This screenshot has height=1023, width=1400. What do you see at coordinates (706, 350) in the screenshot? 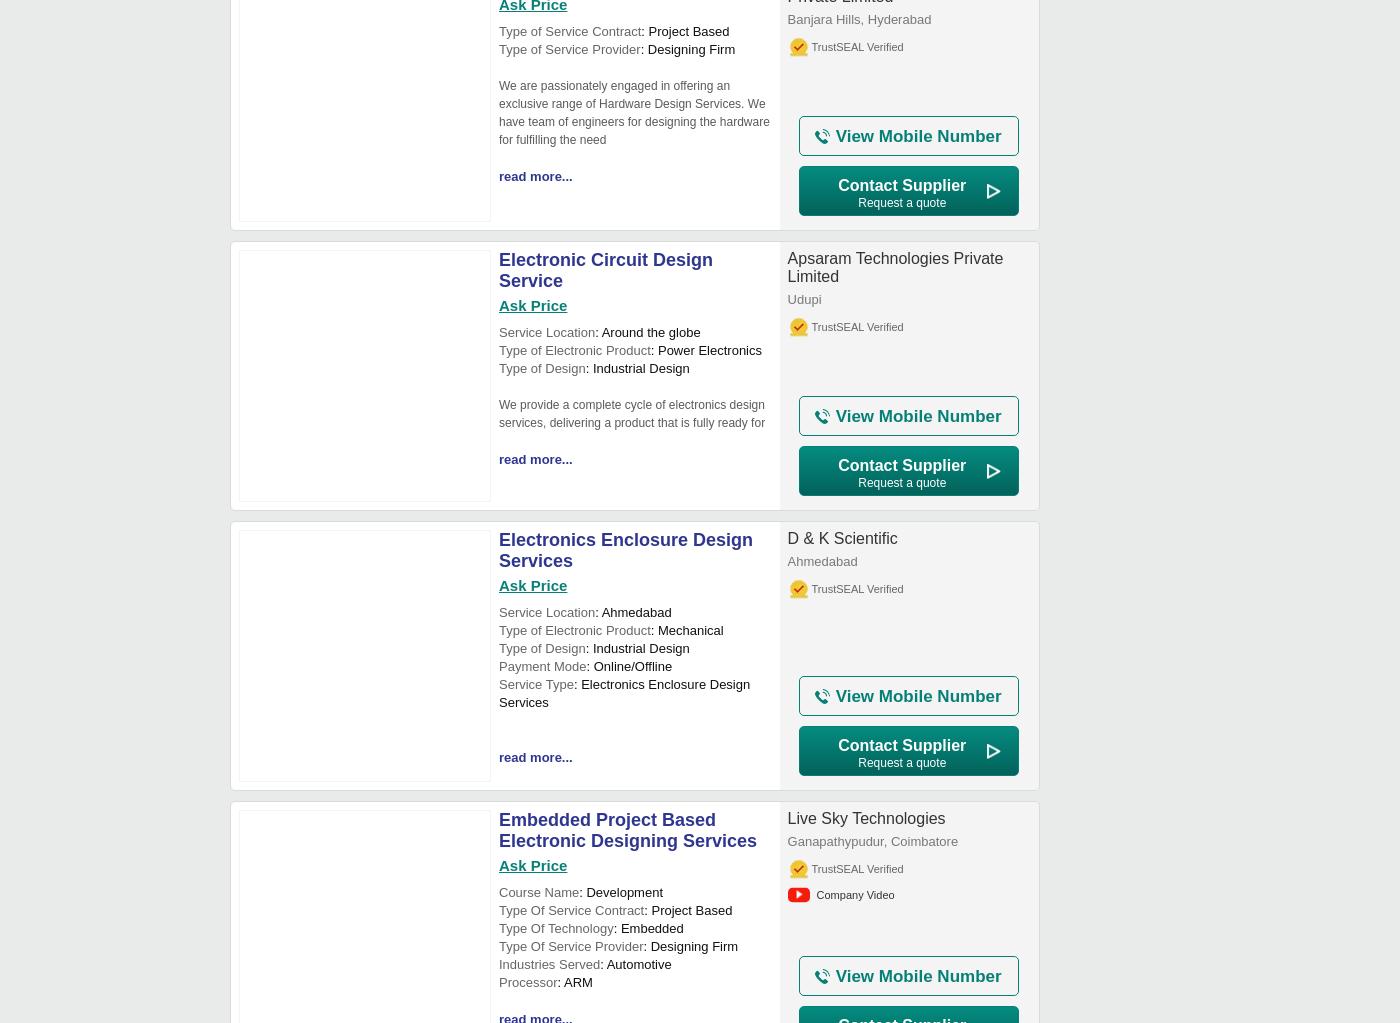
I see `':  Power Electronics'` at bounding box center [706, 350].